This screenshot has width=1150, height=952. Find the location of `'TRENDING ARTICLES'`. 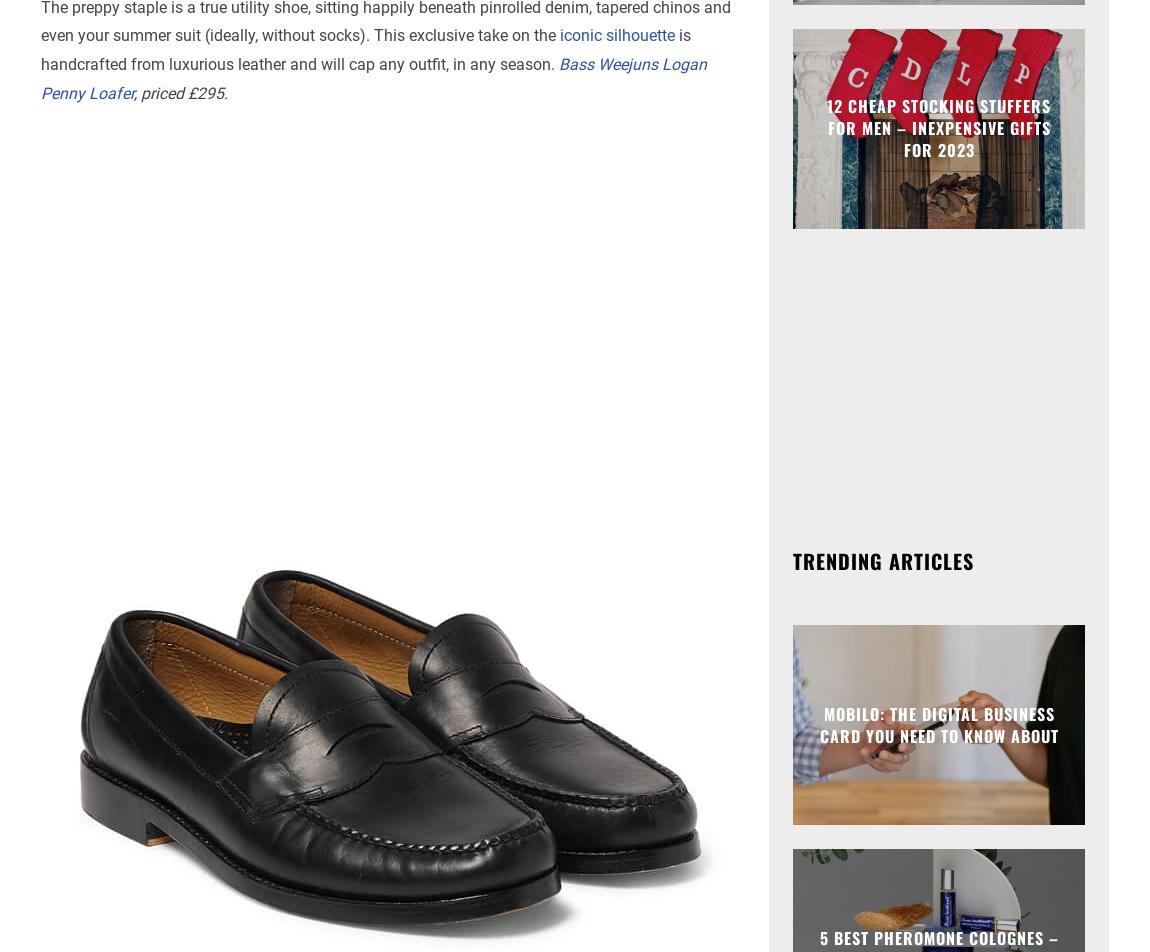

'TRENDING ARTICLES' is located at coordinates (883, 559).